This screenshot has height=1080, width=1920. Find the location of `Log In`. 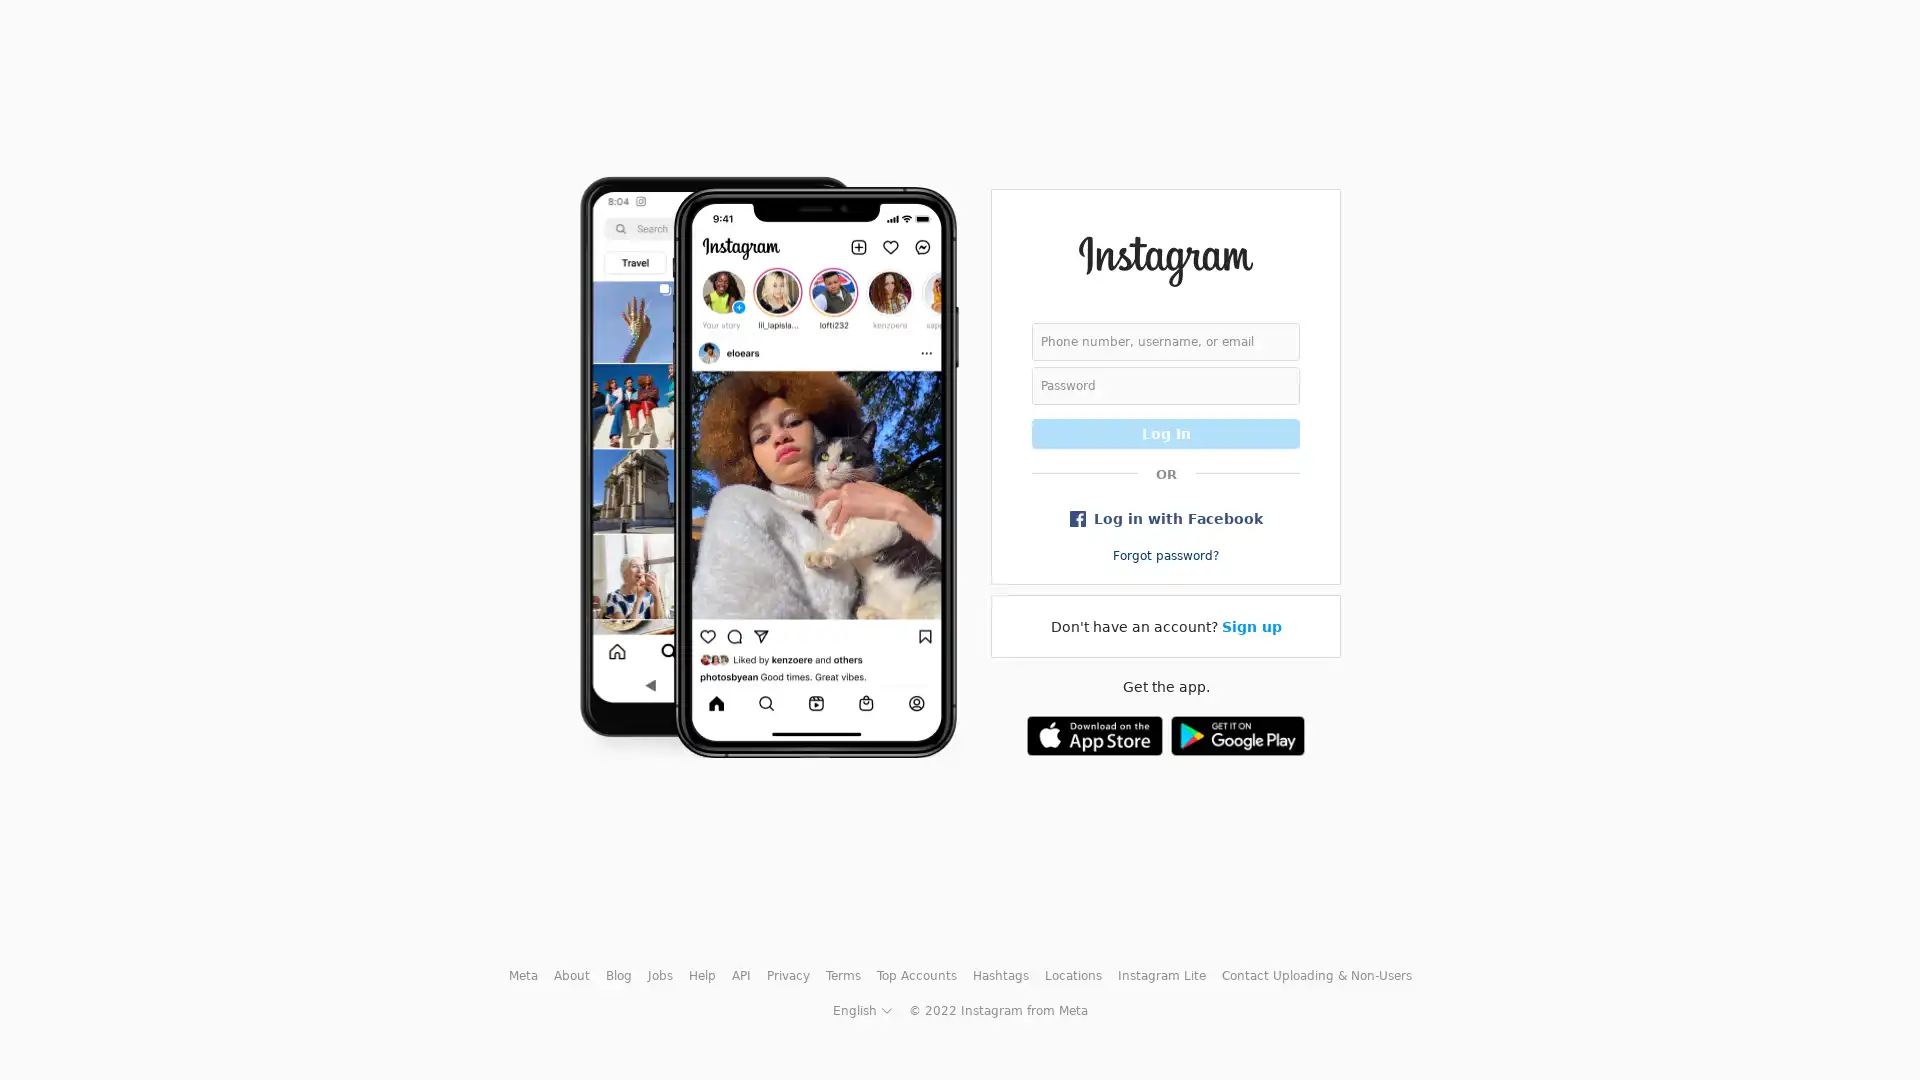

Log In is located at coordinates (1166, 431).